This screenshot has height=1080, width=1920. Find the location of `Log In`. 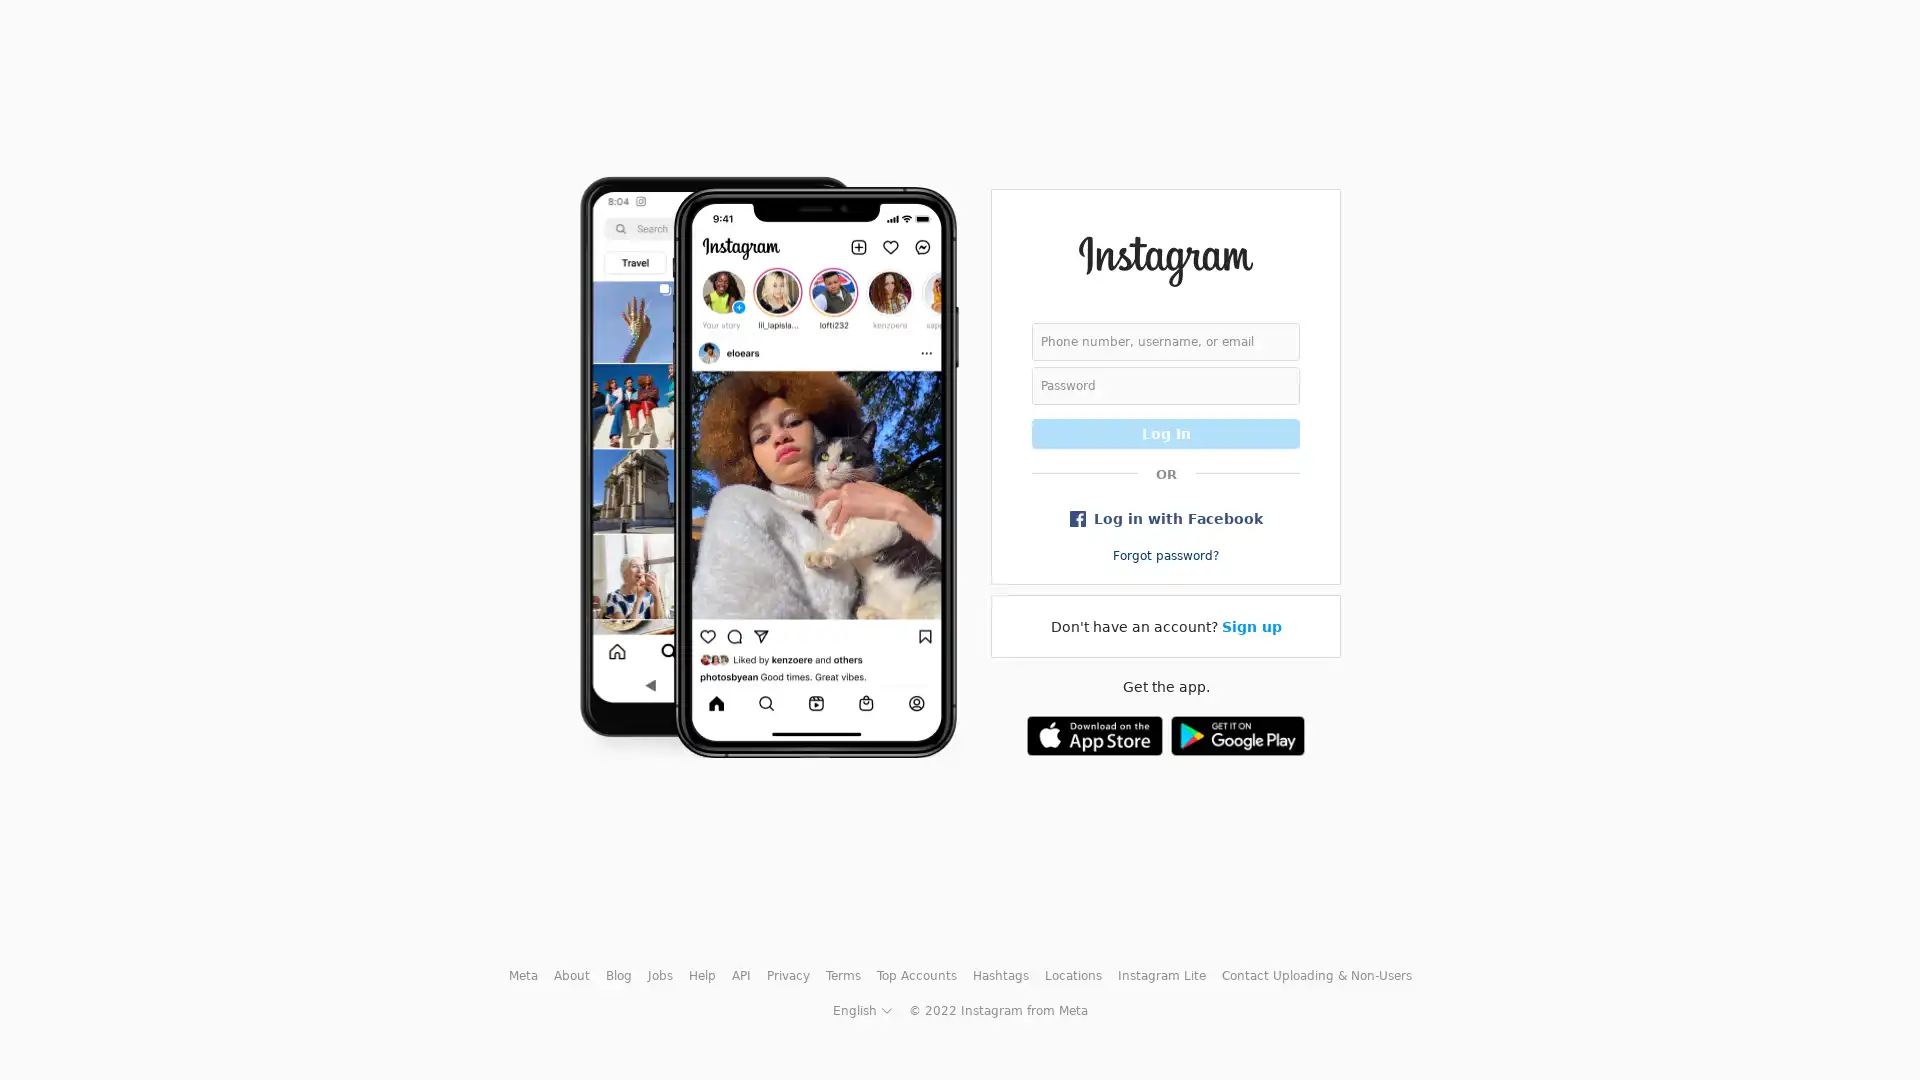

Log In is located at coordinates (1166, 431).